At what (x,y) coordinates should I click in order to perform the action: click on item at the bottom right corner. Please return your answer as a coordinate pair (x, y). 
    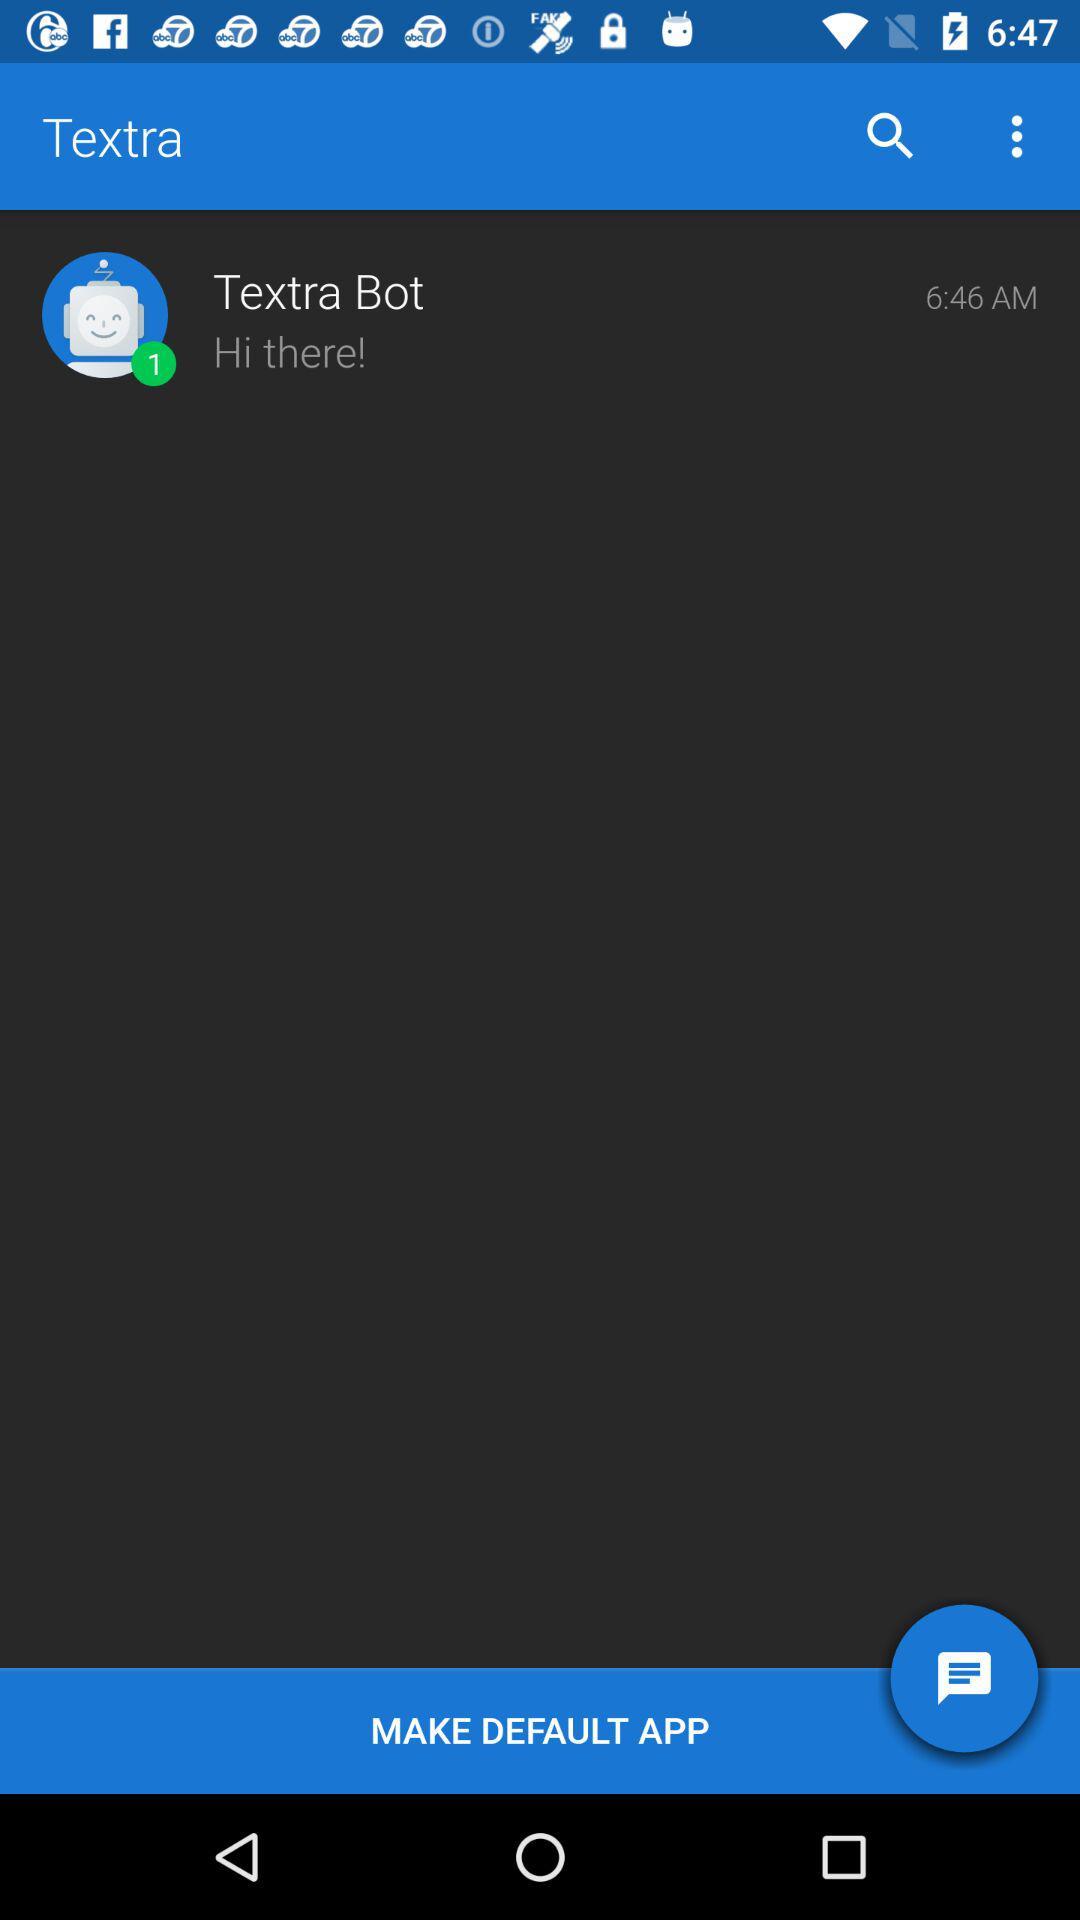
    Looking at the image, I should click on (963, 1678).